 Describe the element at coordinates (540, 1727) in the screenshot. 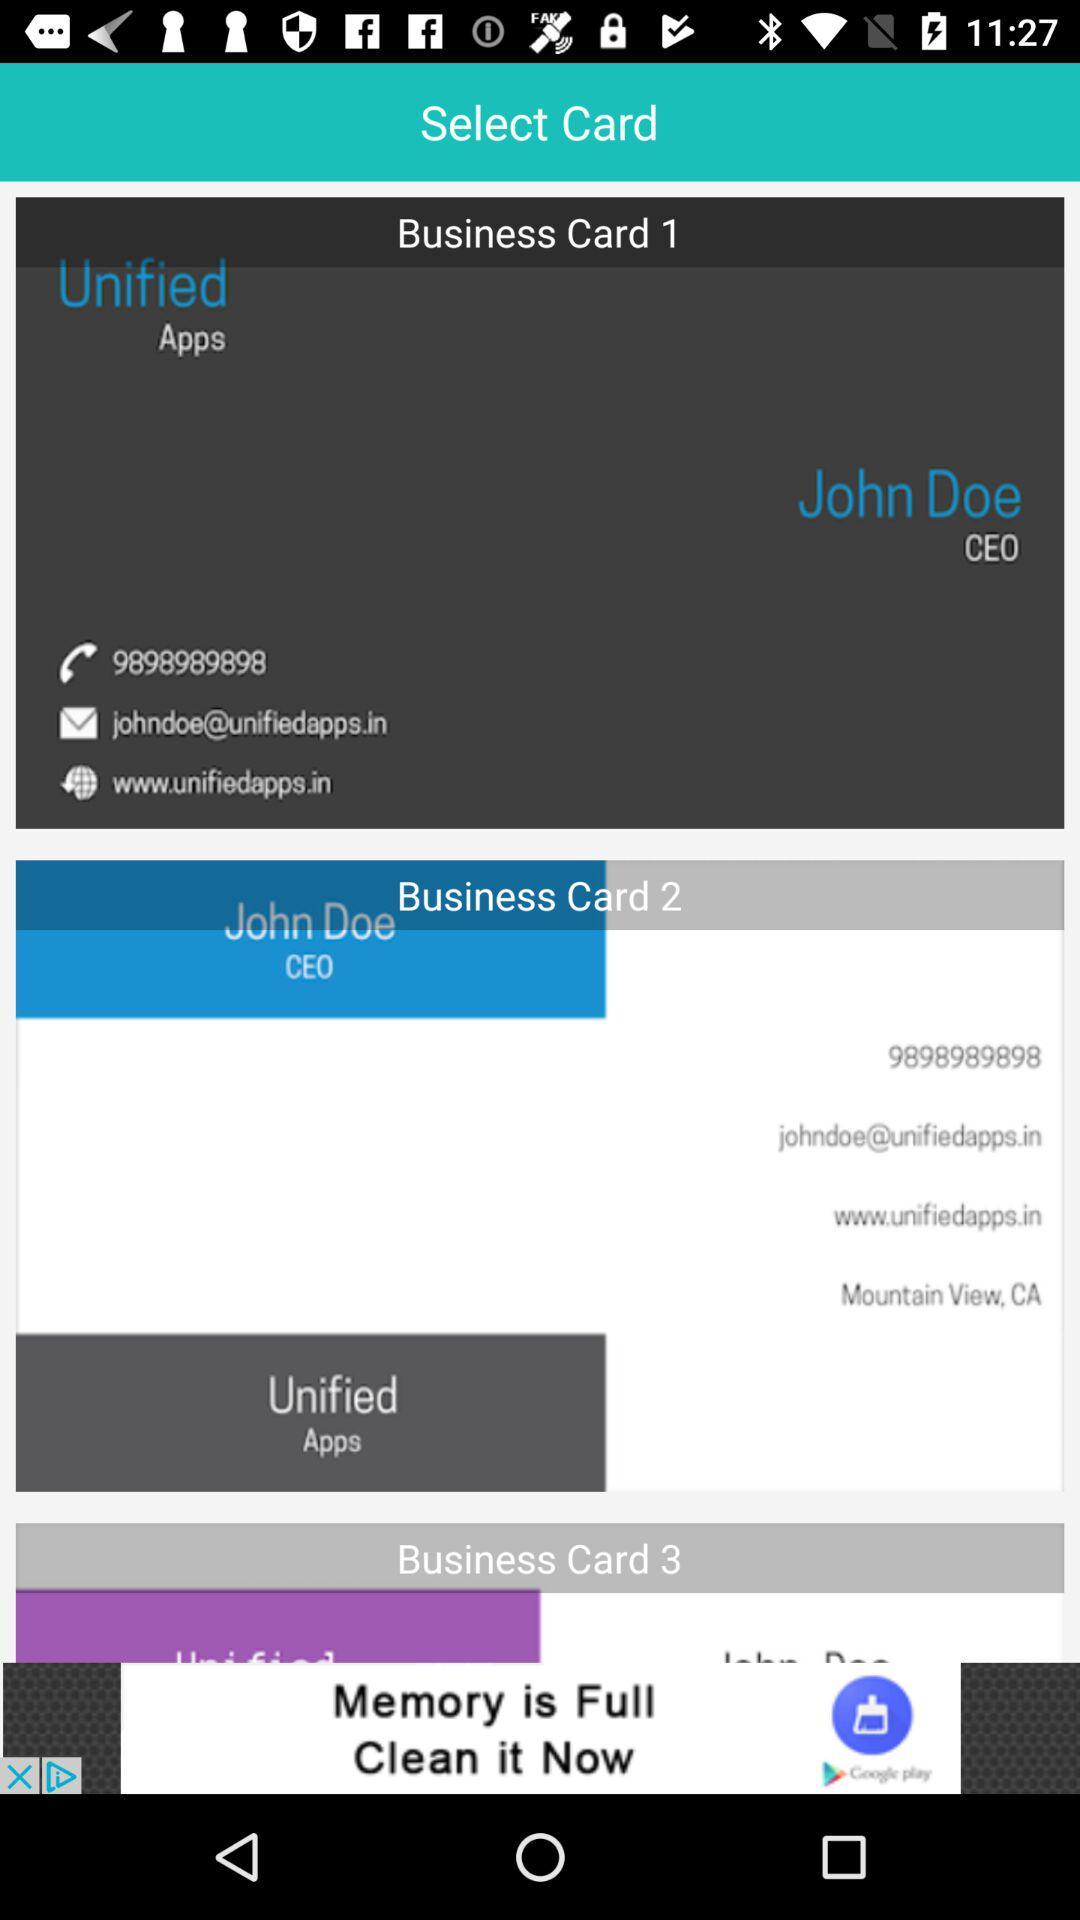

I see `open app advertisement` at that location.